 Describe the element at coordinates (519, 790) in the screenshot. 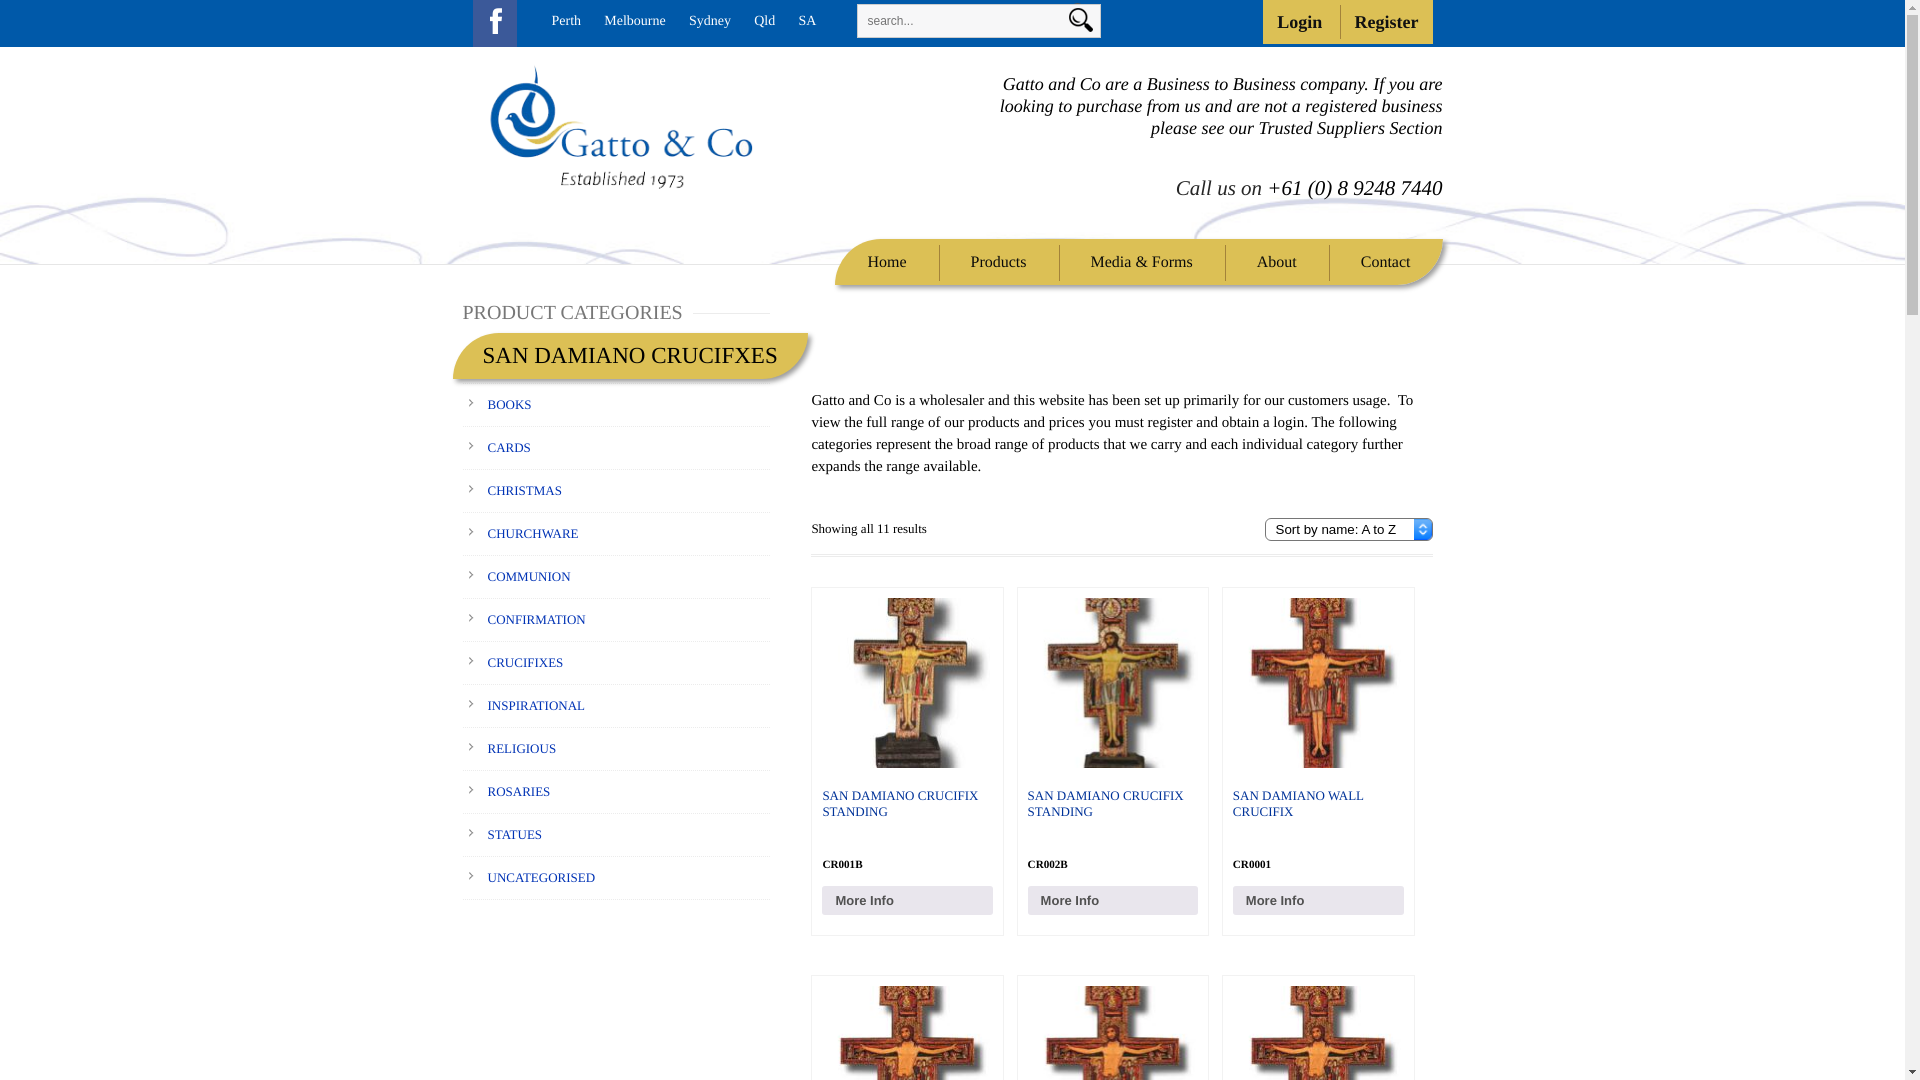

I see `'ROSARIES'` at that location.